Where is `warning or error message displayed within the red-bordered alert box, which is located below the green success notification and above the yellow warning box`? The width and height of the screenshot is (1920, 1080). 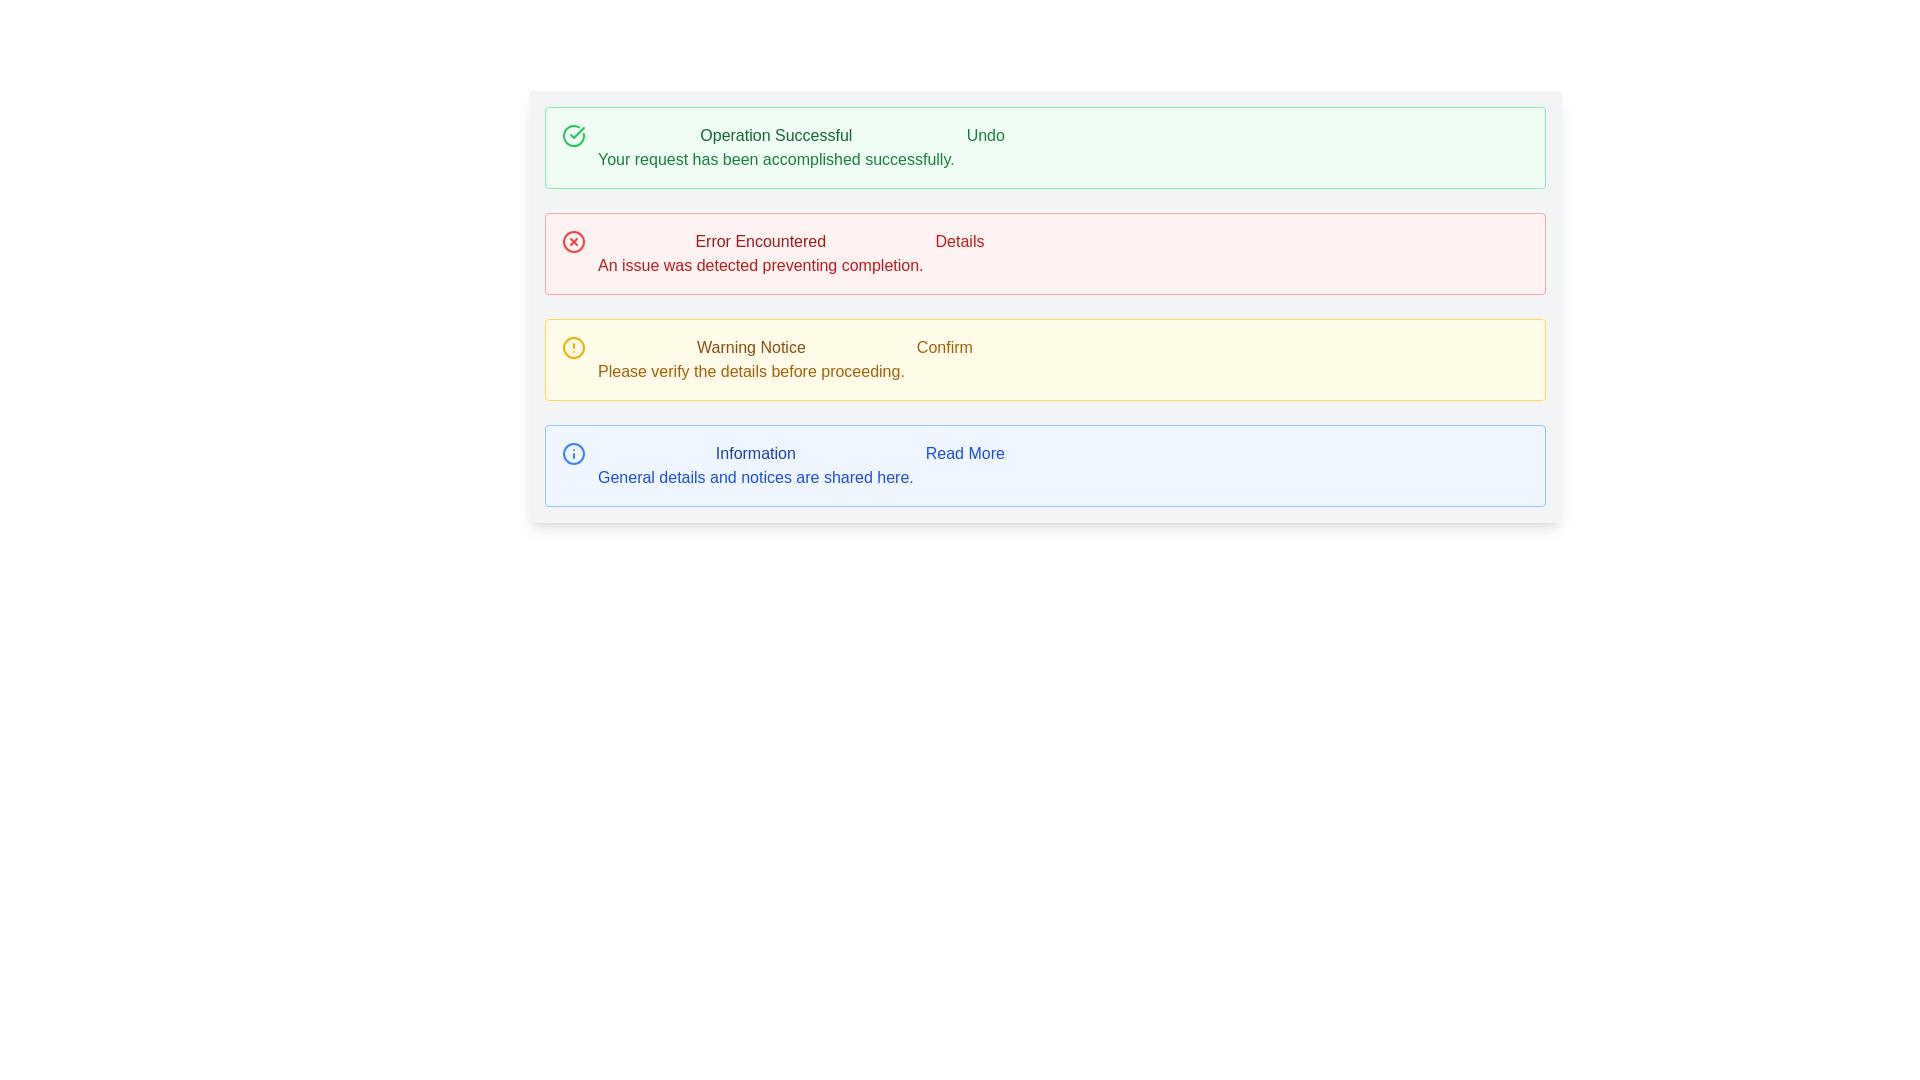
warning or error message displayed within the red-bordered alert box, which is located below the green success notification and above the yellow warning box is located at coordinates (759, 253).